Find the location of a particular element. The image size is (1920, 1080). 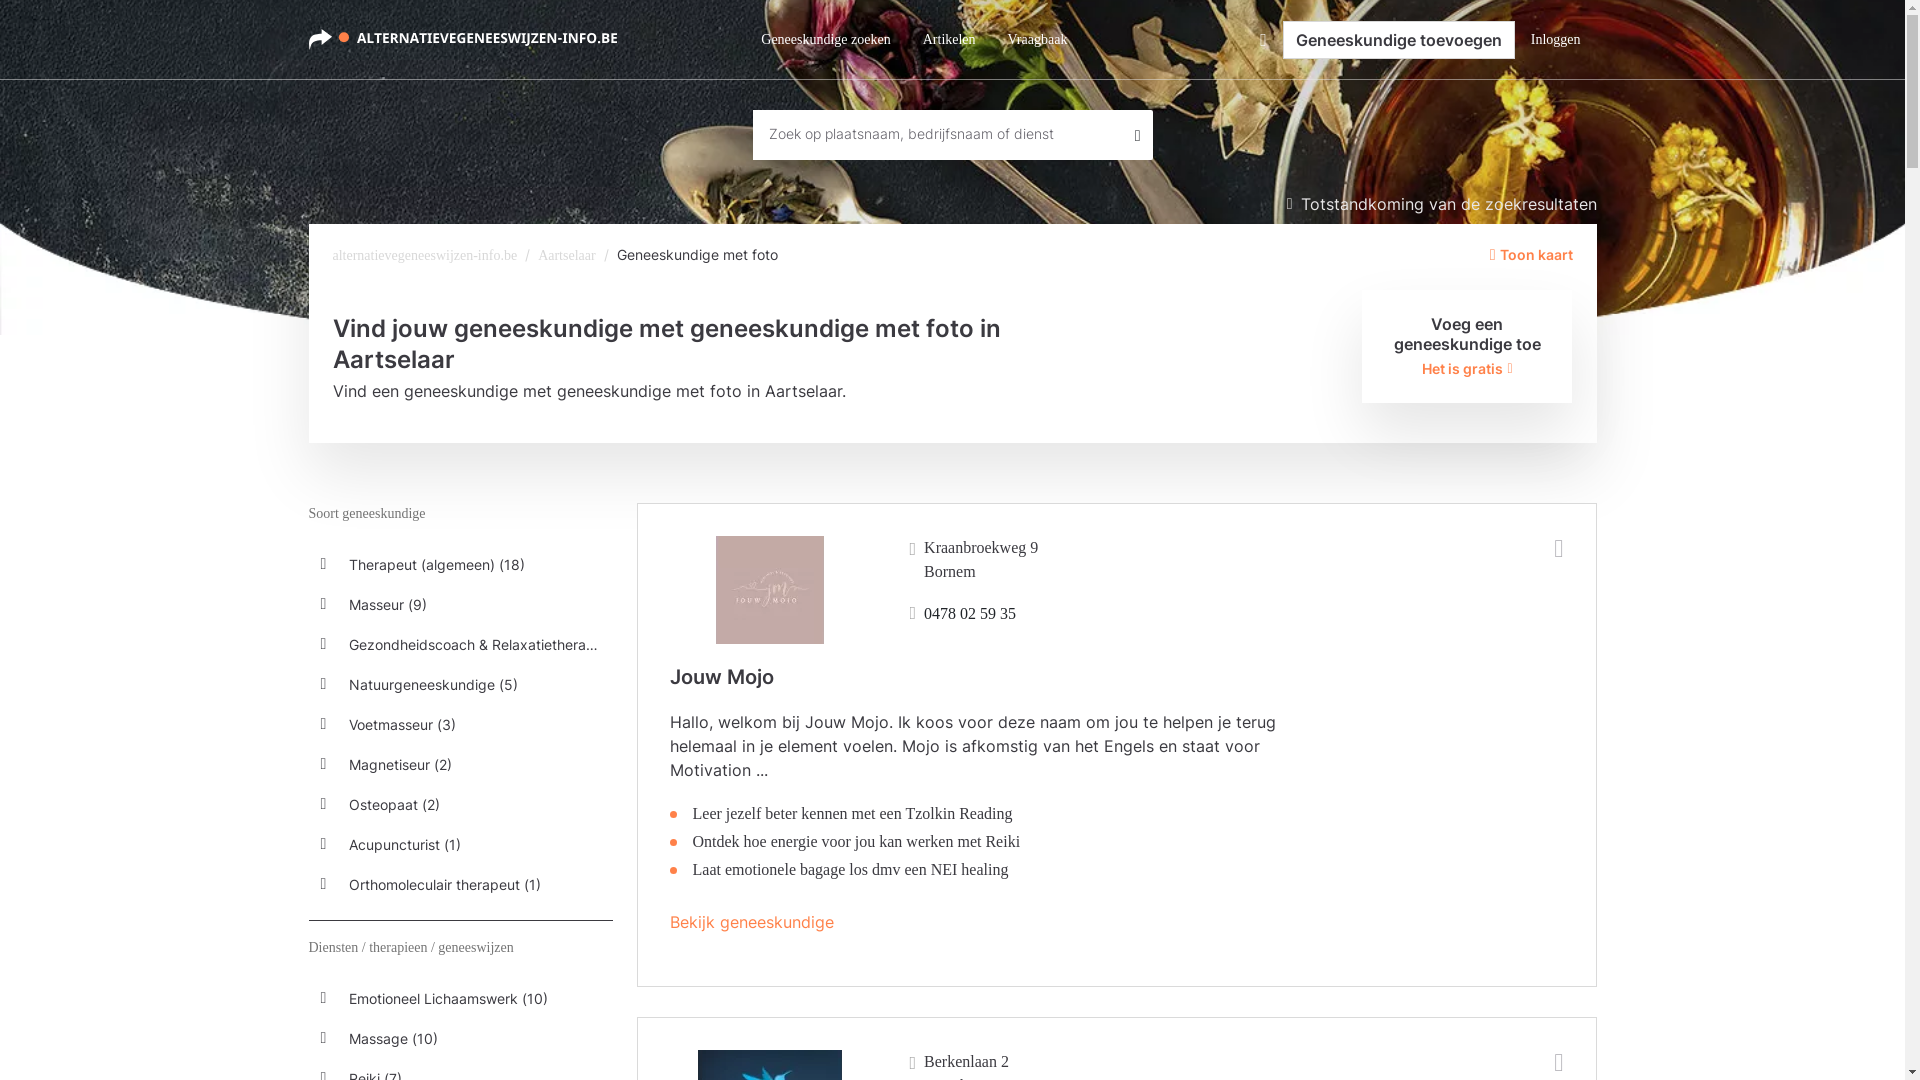

'Gezondheidscoach & Relaxatietherapeut (5)' is located at coordinates (459, 644).